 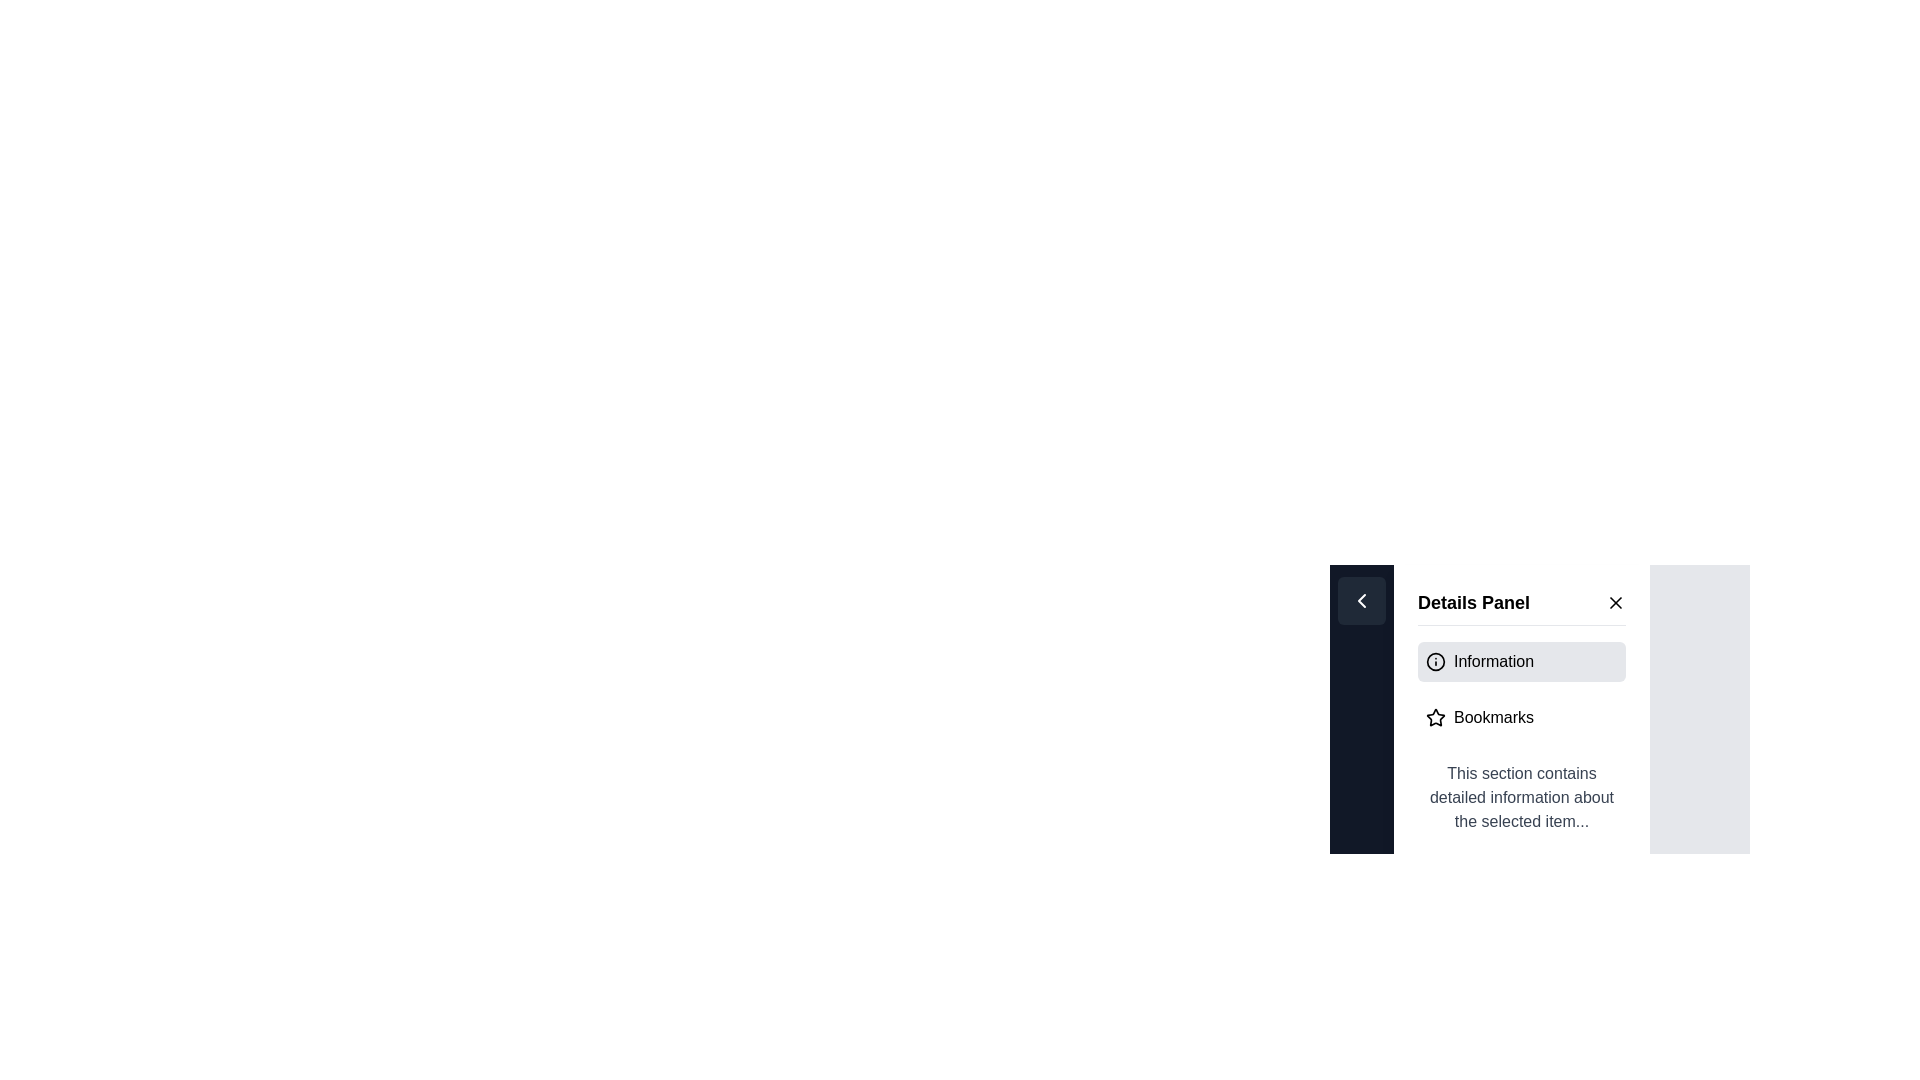 What do you see at coordinates (1520, 689) in the screenshot?
I see `the Navigation Menu` at bounding box center [1520, 689].